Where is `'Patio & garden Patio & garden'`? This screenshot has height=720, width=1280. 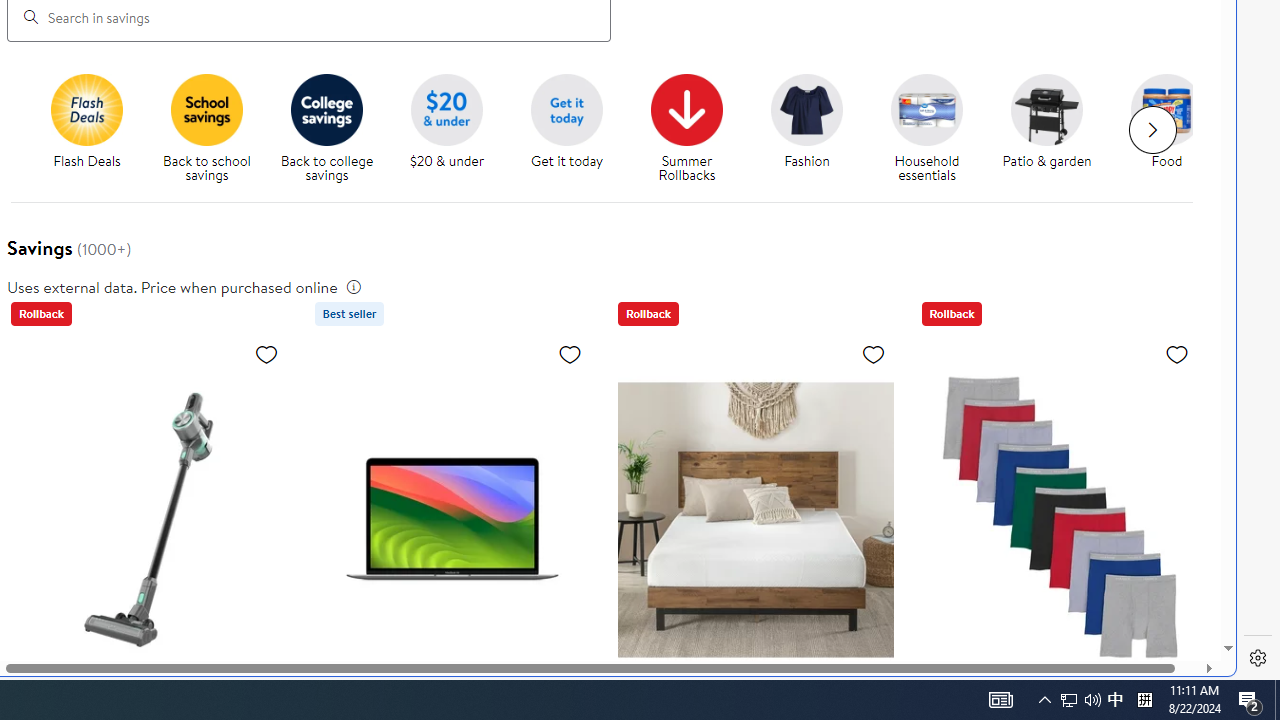 'Patio & garden Patio & garden' is located at coordinates (1046, 122).